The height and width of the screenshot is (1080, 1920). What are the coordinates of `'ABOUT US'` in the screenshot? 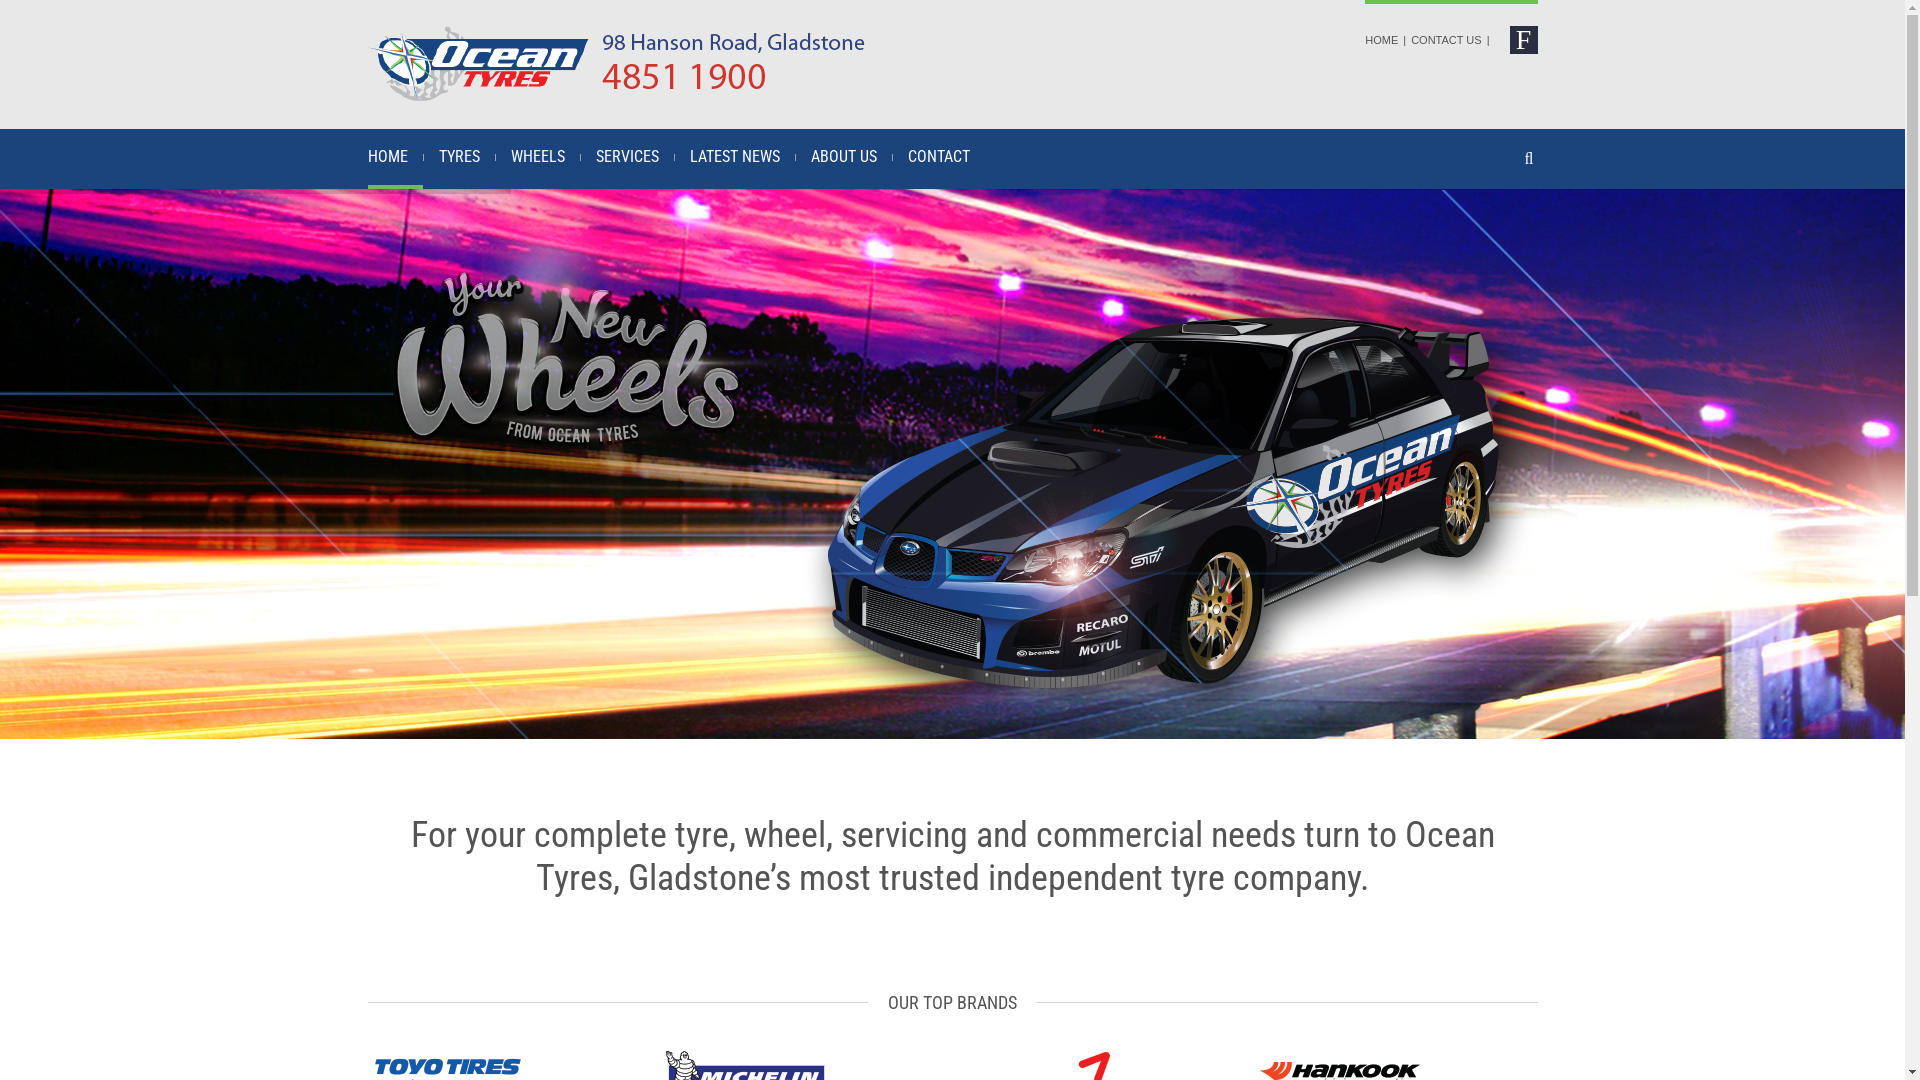 It's located at (844, 157).